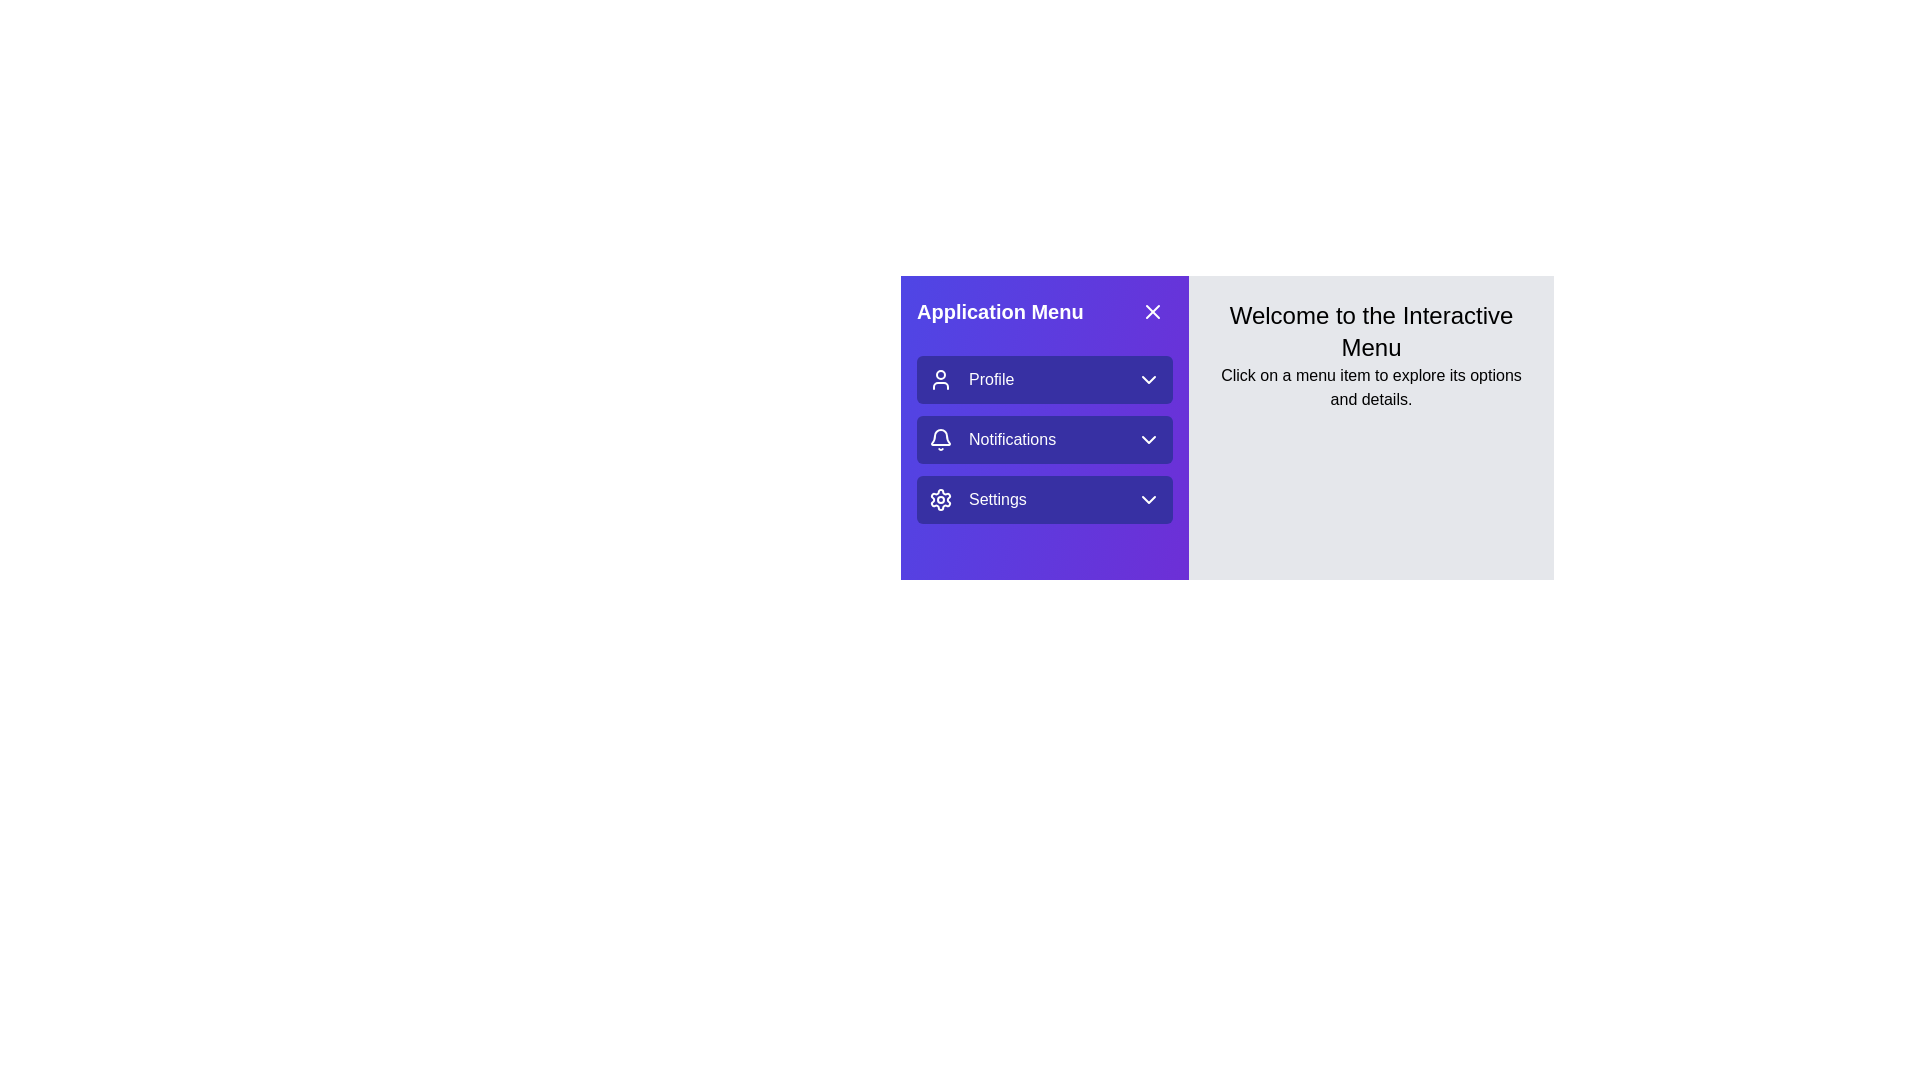  I want to click on the close button located in the top-right corner of the 'Application Menu', so click(1152, 312).